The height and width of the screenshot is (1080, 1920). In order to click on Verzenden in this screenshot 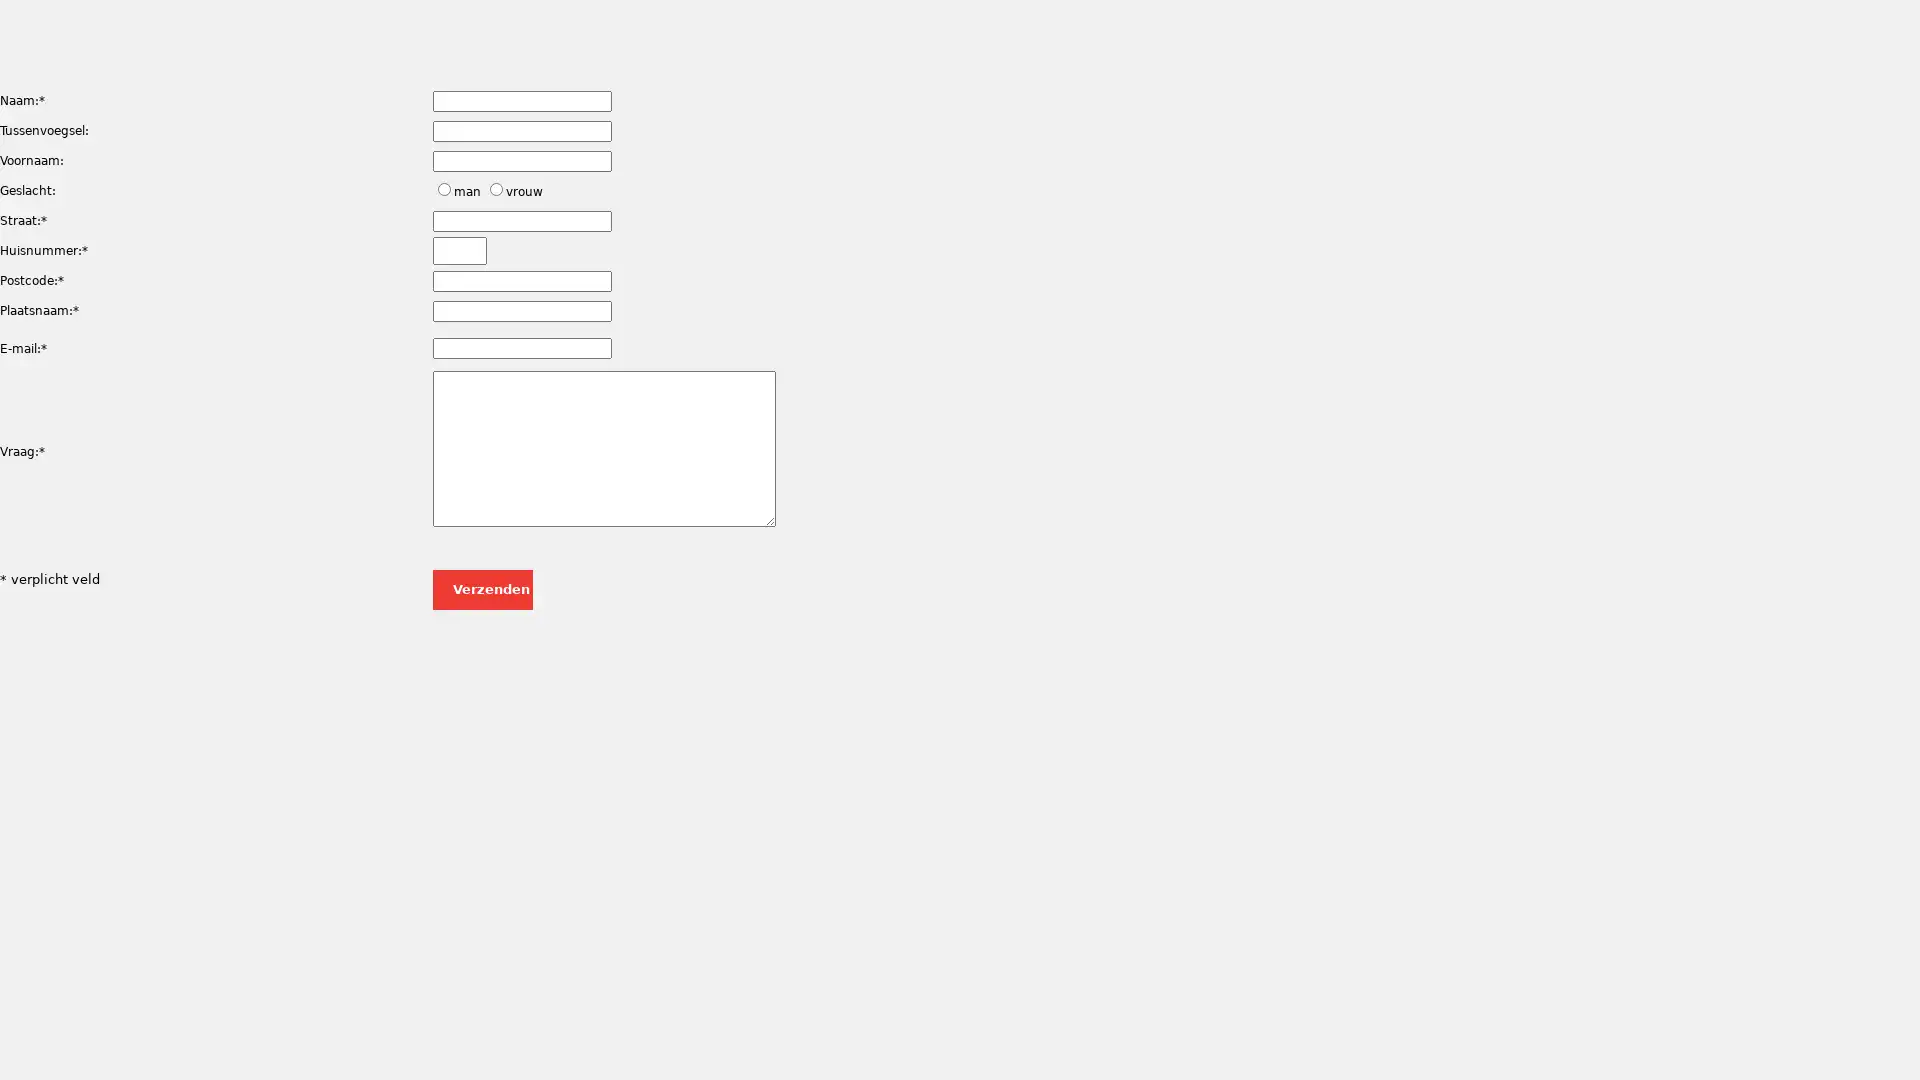, I will do `click(483, 589)`.